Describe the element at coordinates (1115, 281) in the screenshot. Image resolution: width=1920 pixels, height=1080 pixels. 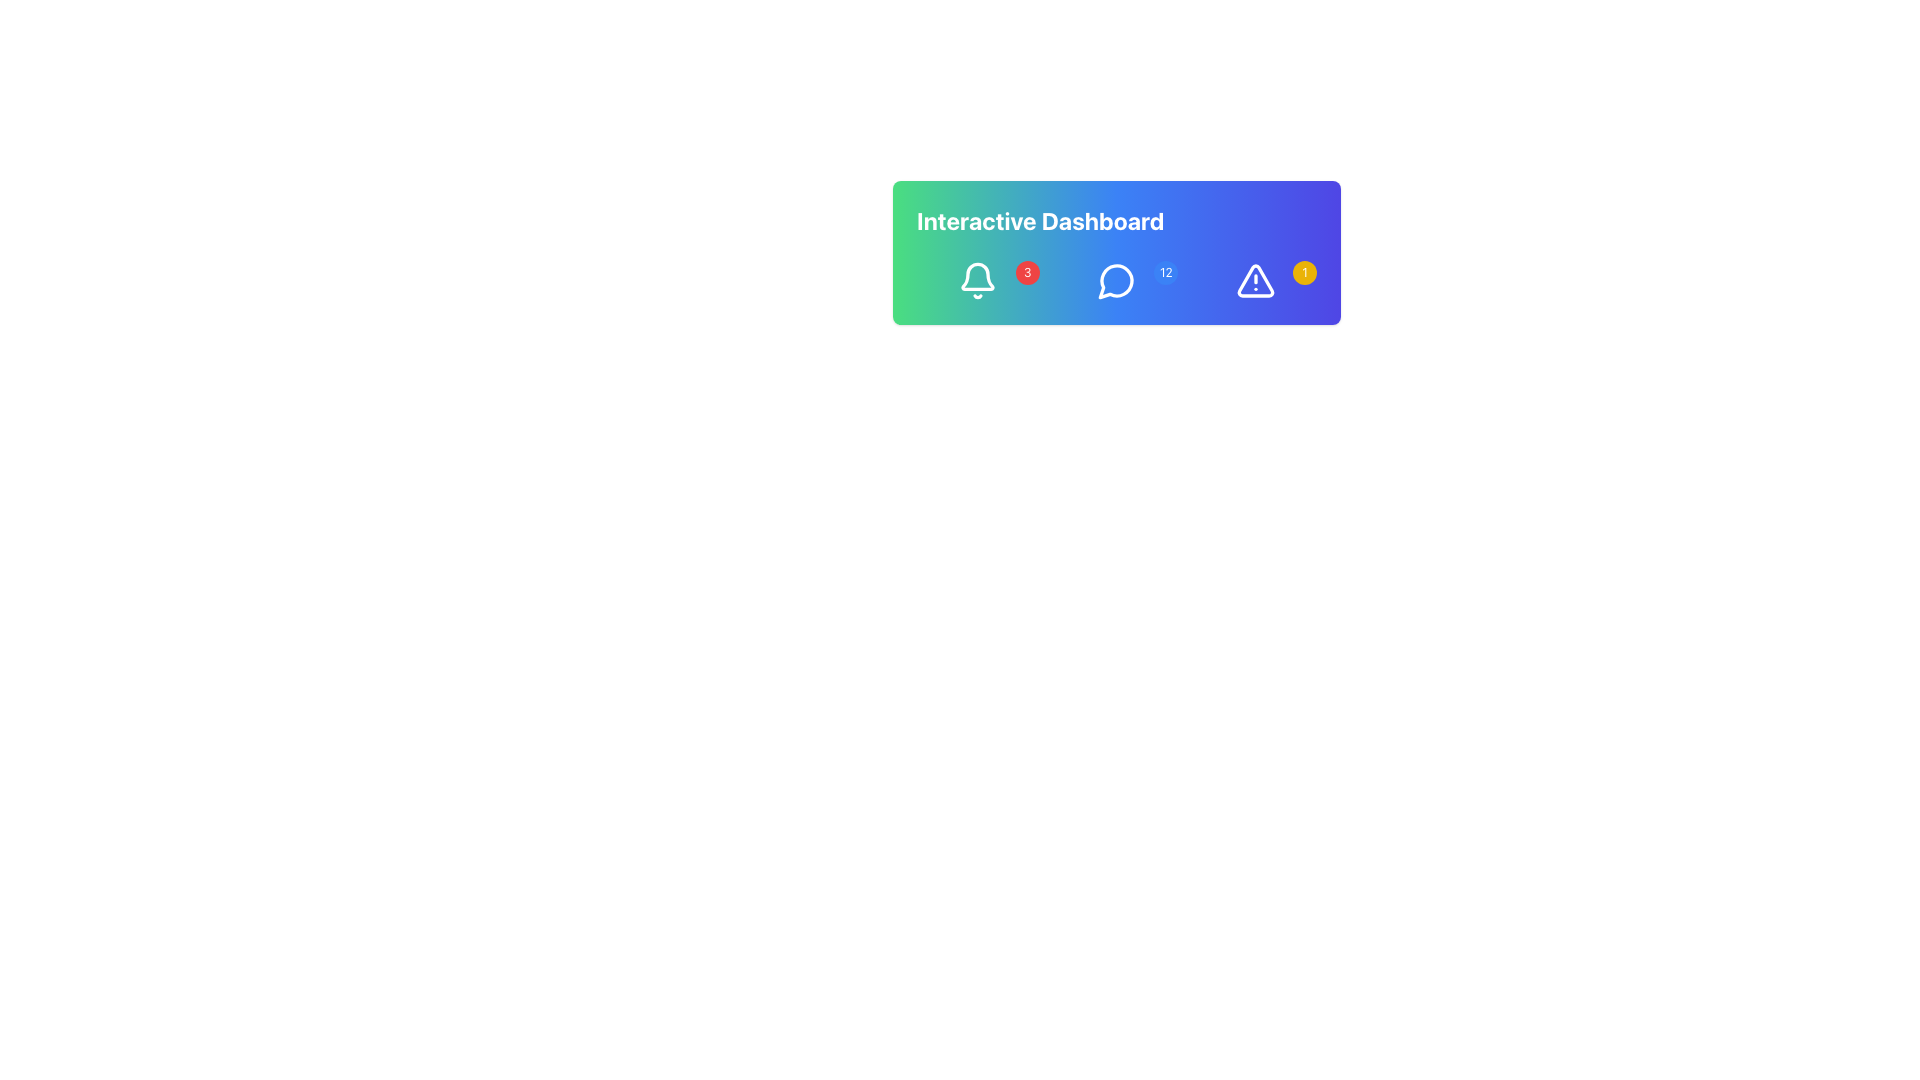
I see `the second icon from the left in the 'Interactive Dashboard' banner, which indicates messages or conversations` at that location.